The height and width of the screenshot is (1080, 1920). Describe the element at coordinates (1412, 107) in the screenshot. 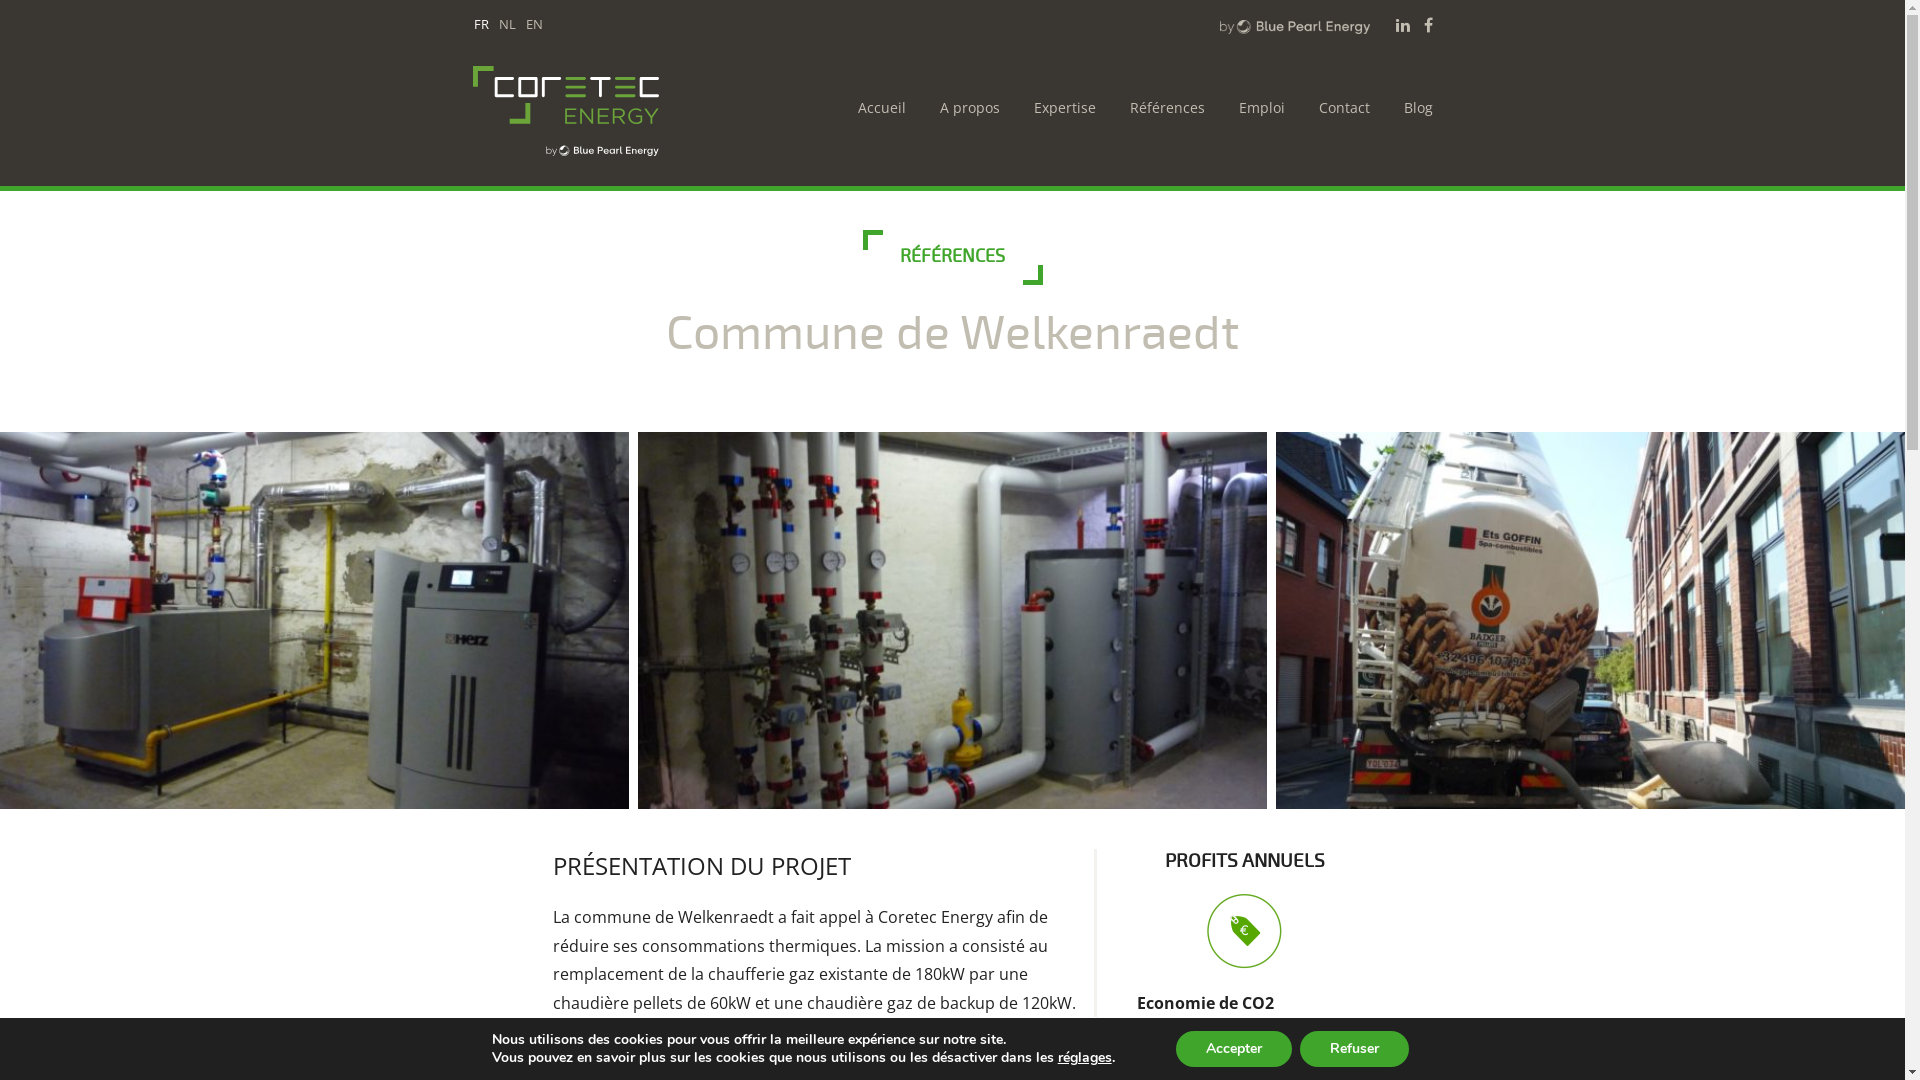

I see `'Blog'` at that location.